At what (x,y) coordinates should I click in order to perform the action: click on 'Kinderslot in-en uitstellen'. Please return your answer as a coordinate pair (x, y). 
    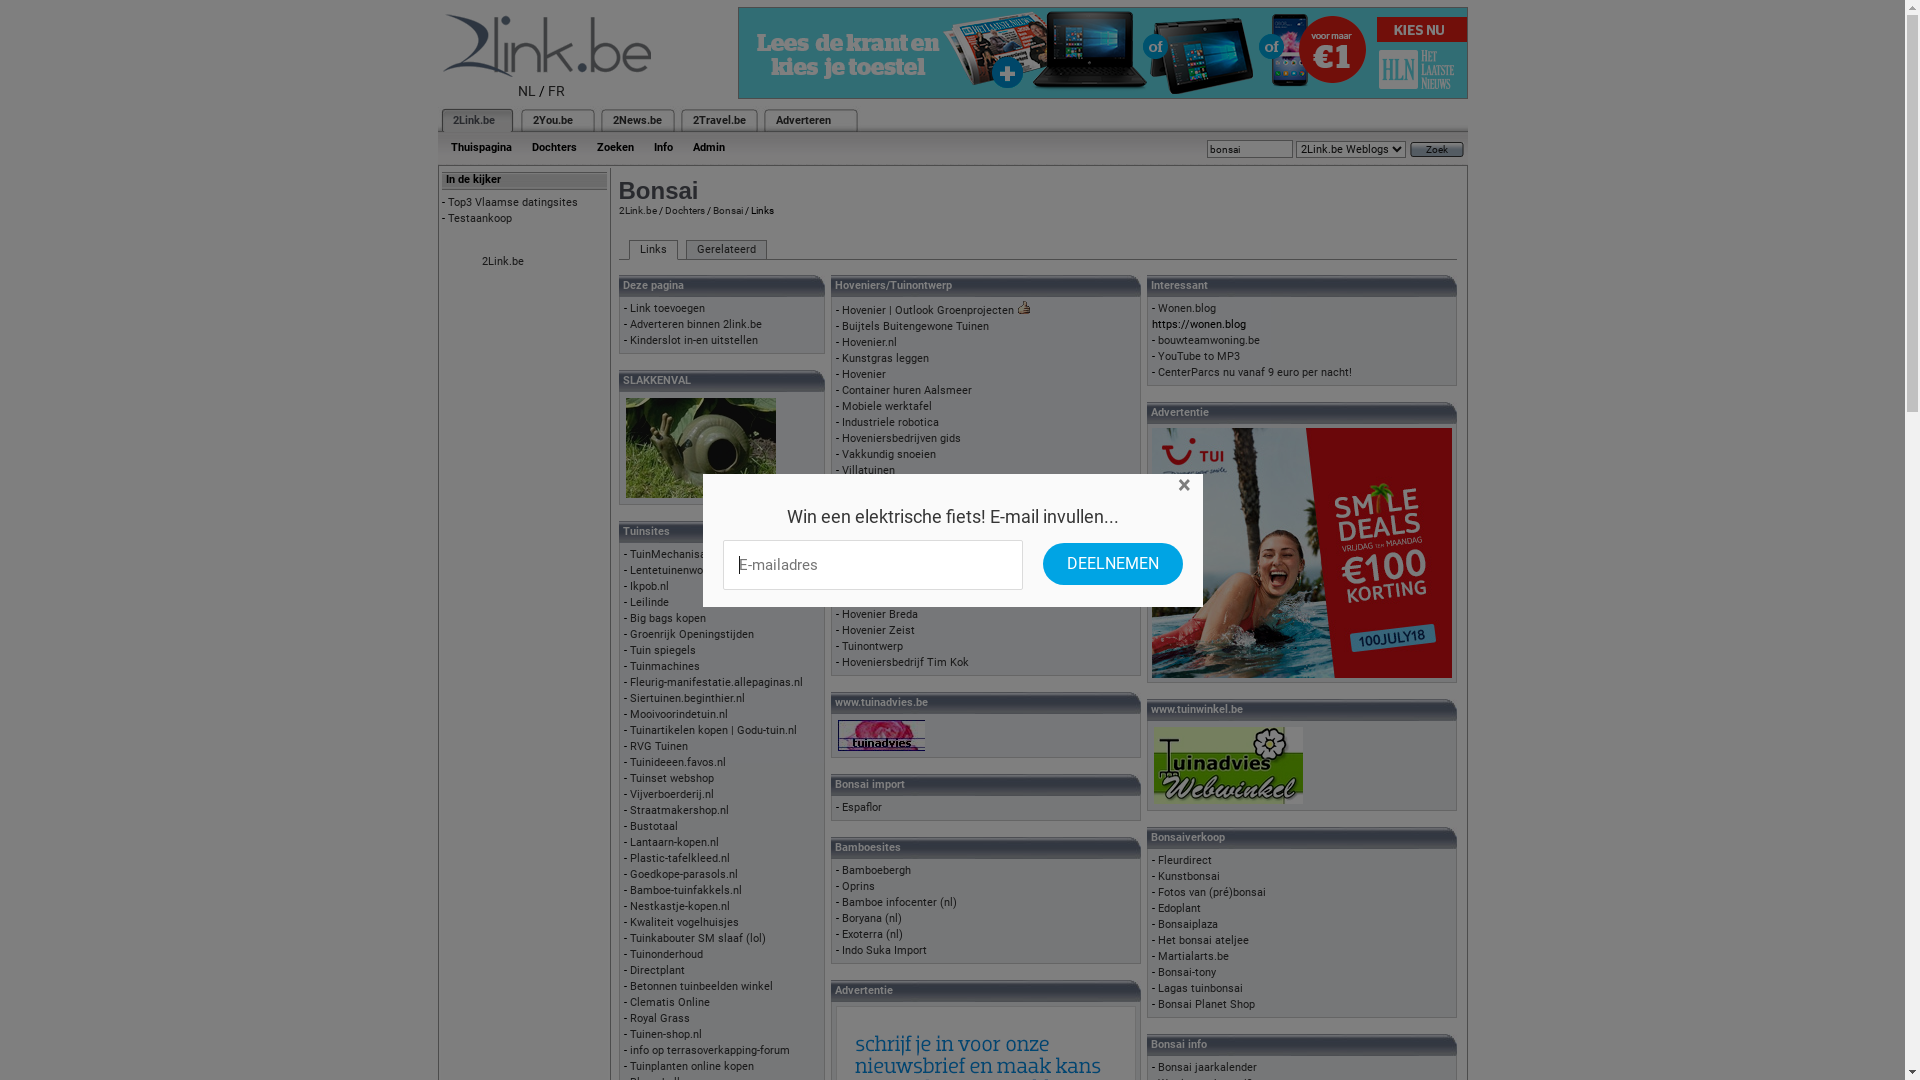
    Looking at the image, I should click on (694, 339).